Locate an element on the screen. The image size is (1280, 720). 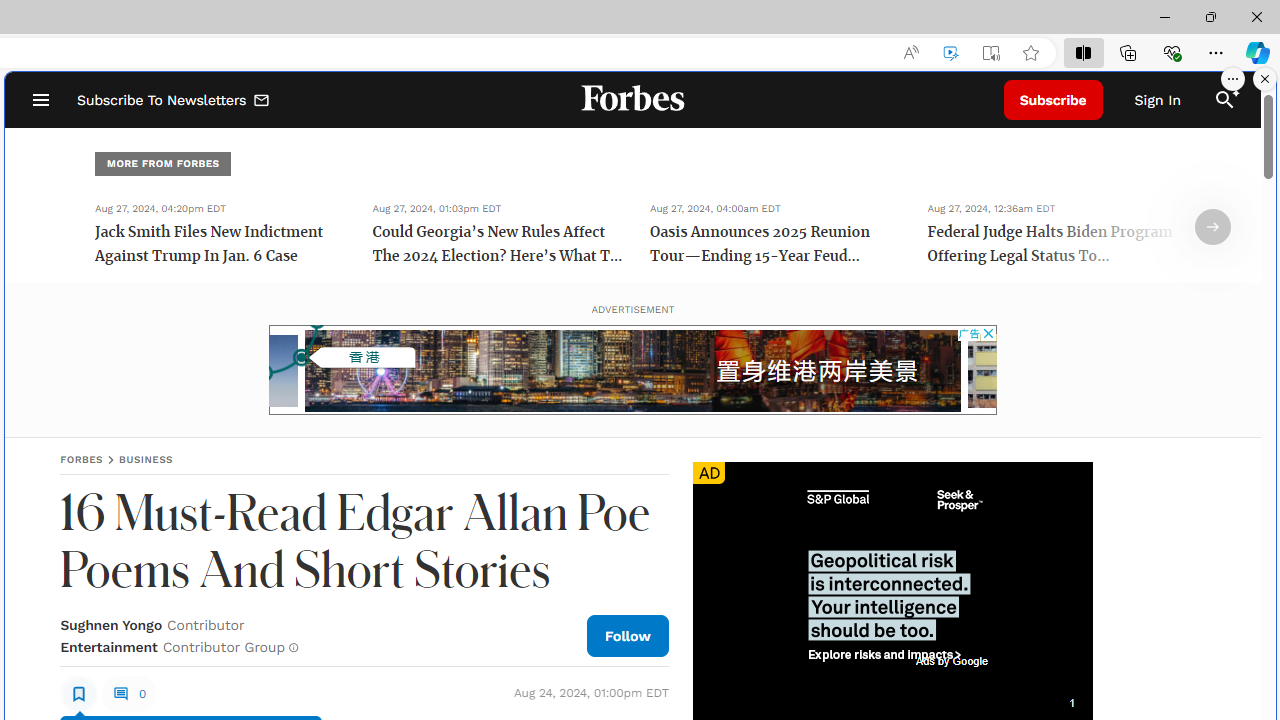
'Sughnen Yongo' is located at coordinates (110, 623).